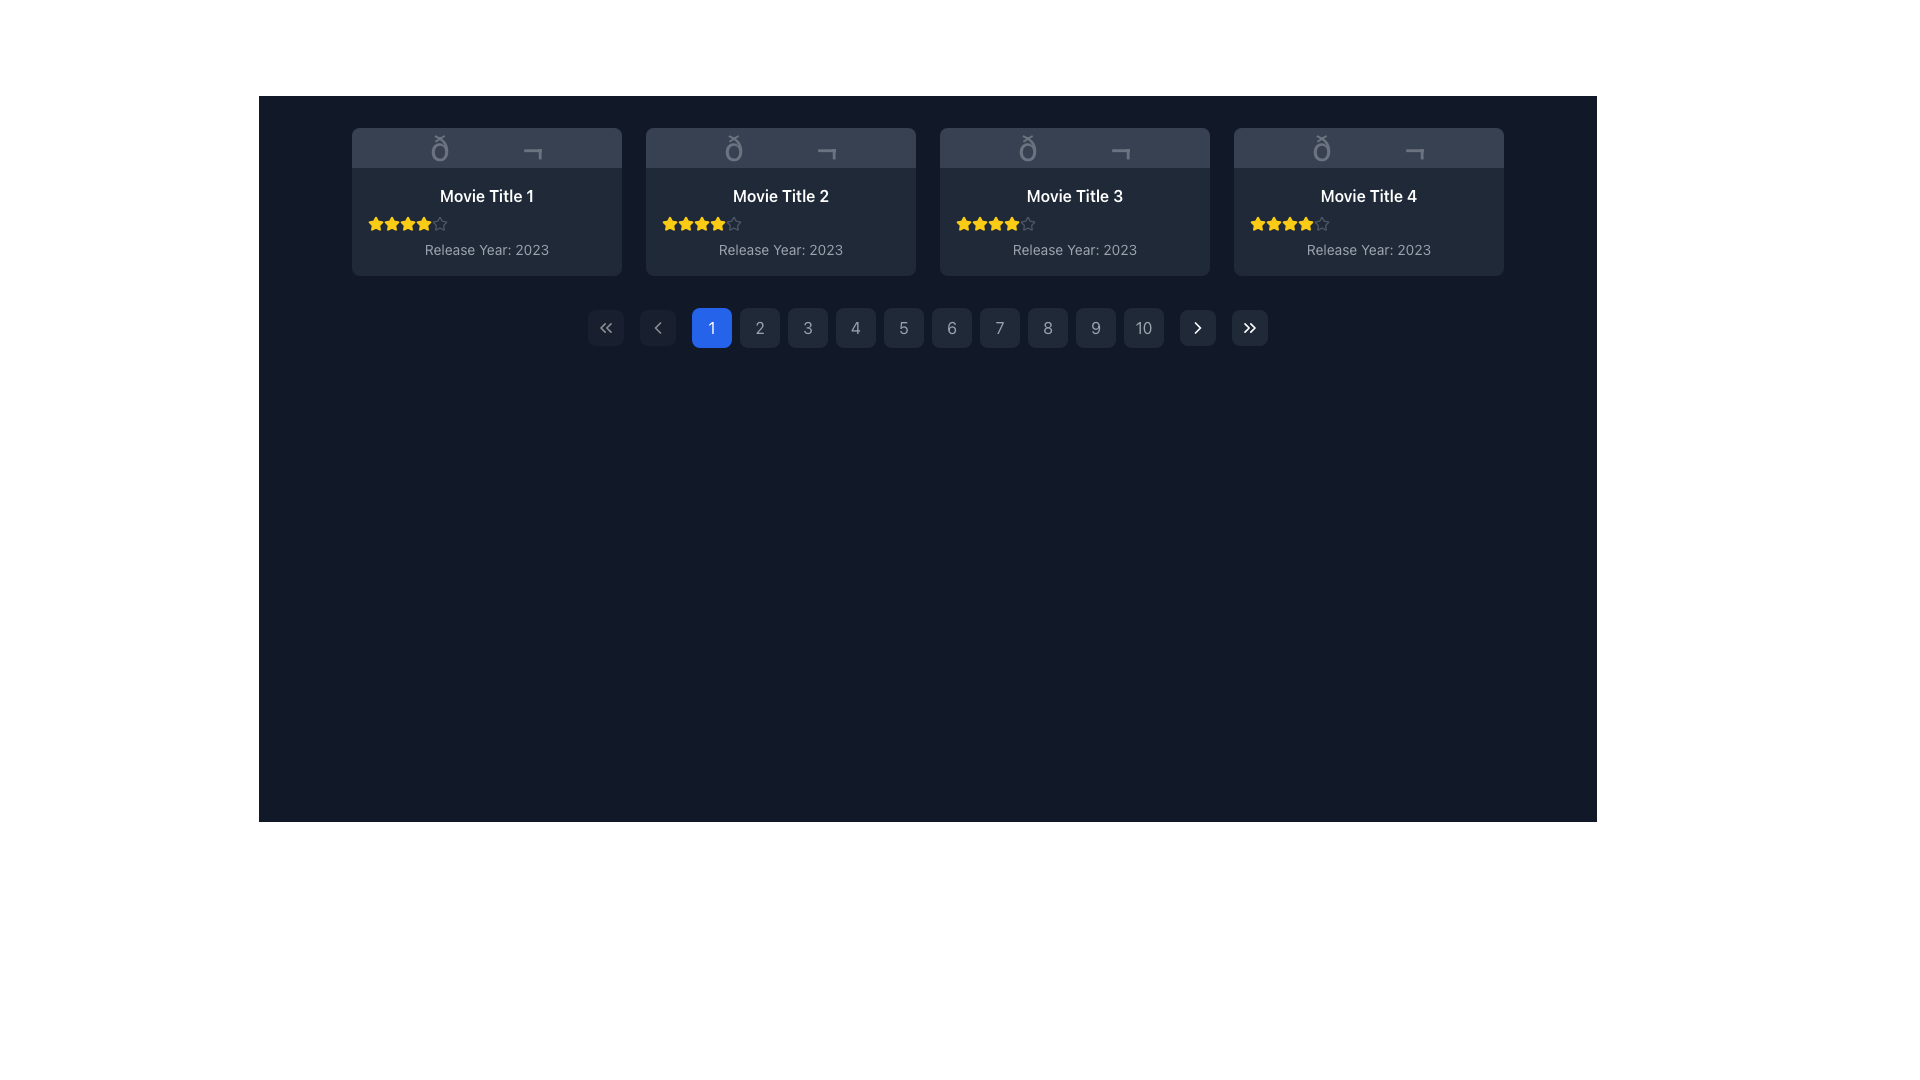  Describe the element at coordinates (950, 326) in the screenshot. I see `the square button with a dark gray background displaying the number '6'` at that location.